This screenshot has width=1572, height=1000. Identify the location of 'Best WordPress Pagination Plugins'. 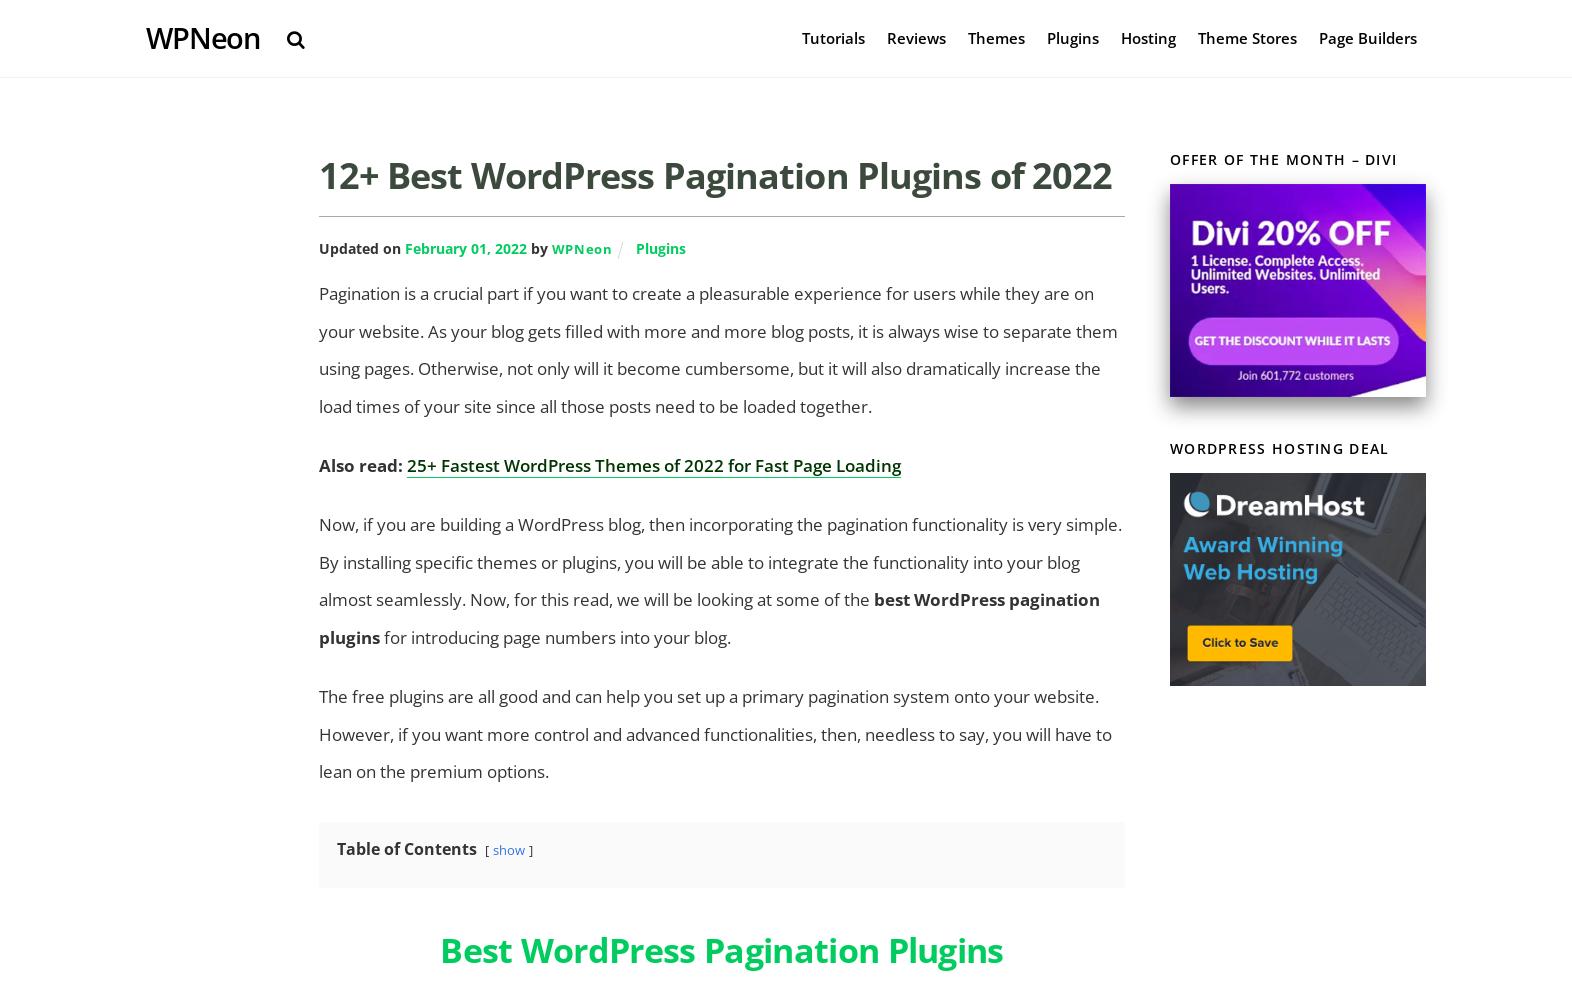
(721, 948).